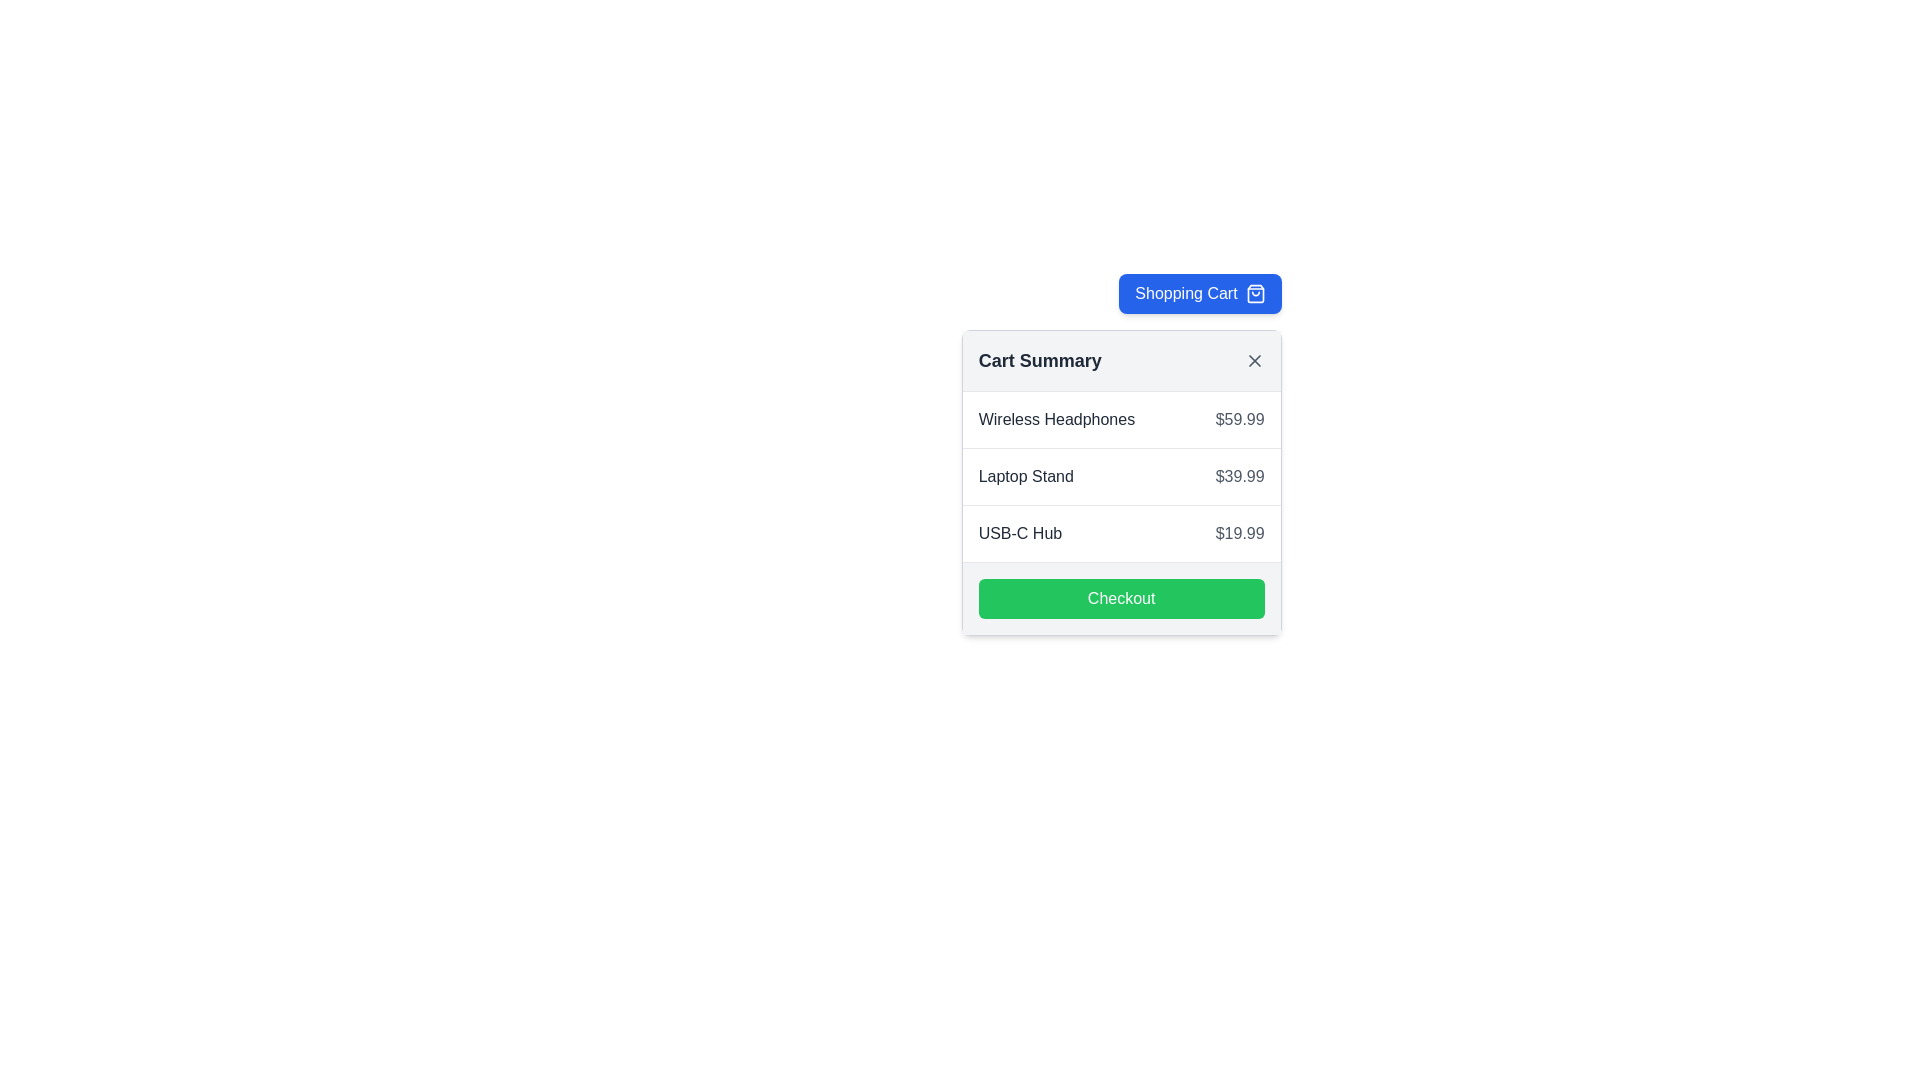  Describe the element at coordinates (1121, 597) in the screenshot. I see `the checkout button located at the bottom of the 'Cart Summary' modal, which initiates the checkout process when clicked` at that location.